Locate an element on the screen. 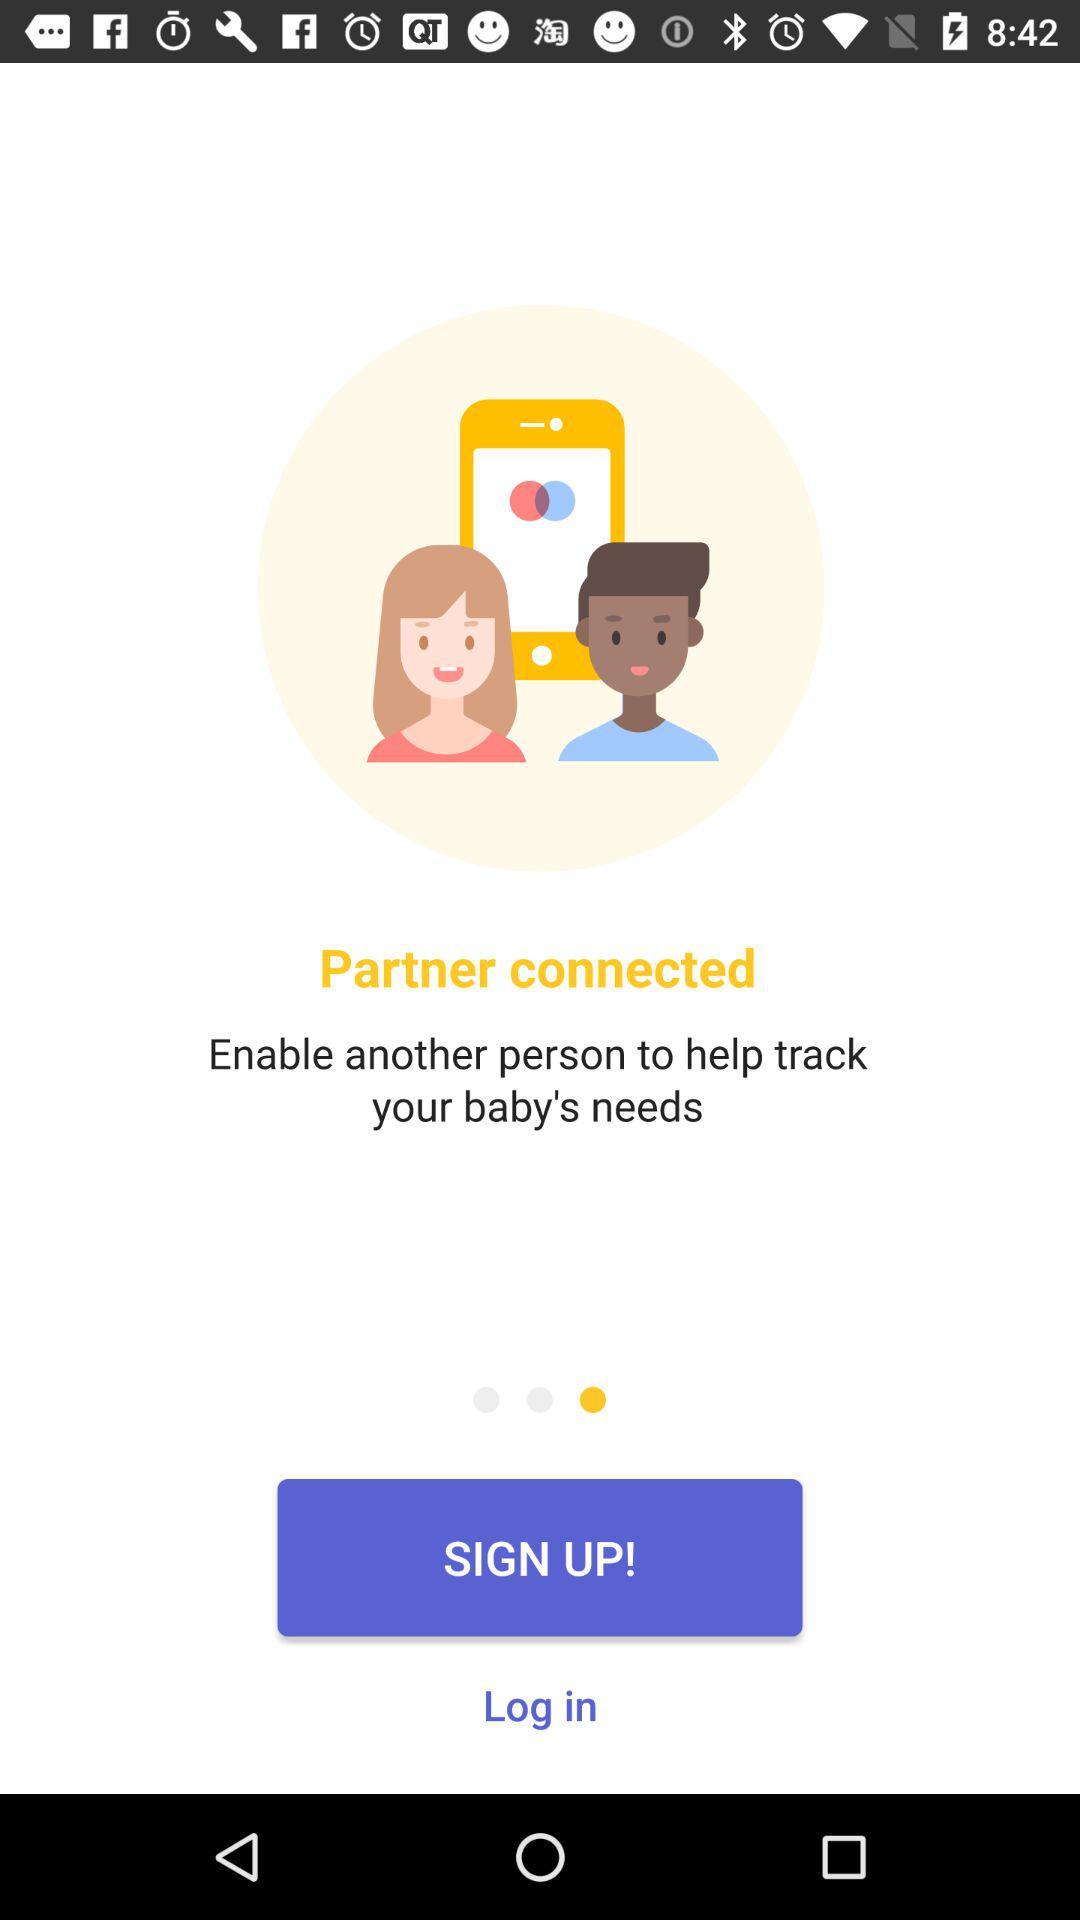 Image resolution: width=1080 pixels, height=1920 pixels. the icon above log in is located at coordinates (540, 1556).